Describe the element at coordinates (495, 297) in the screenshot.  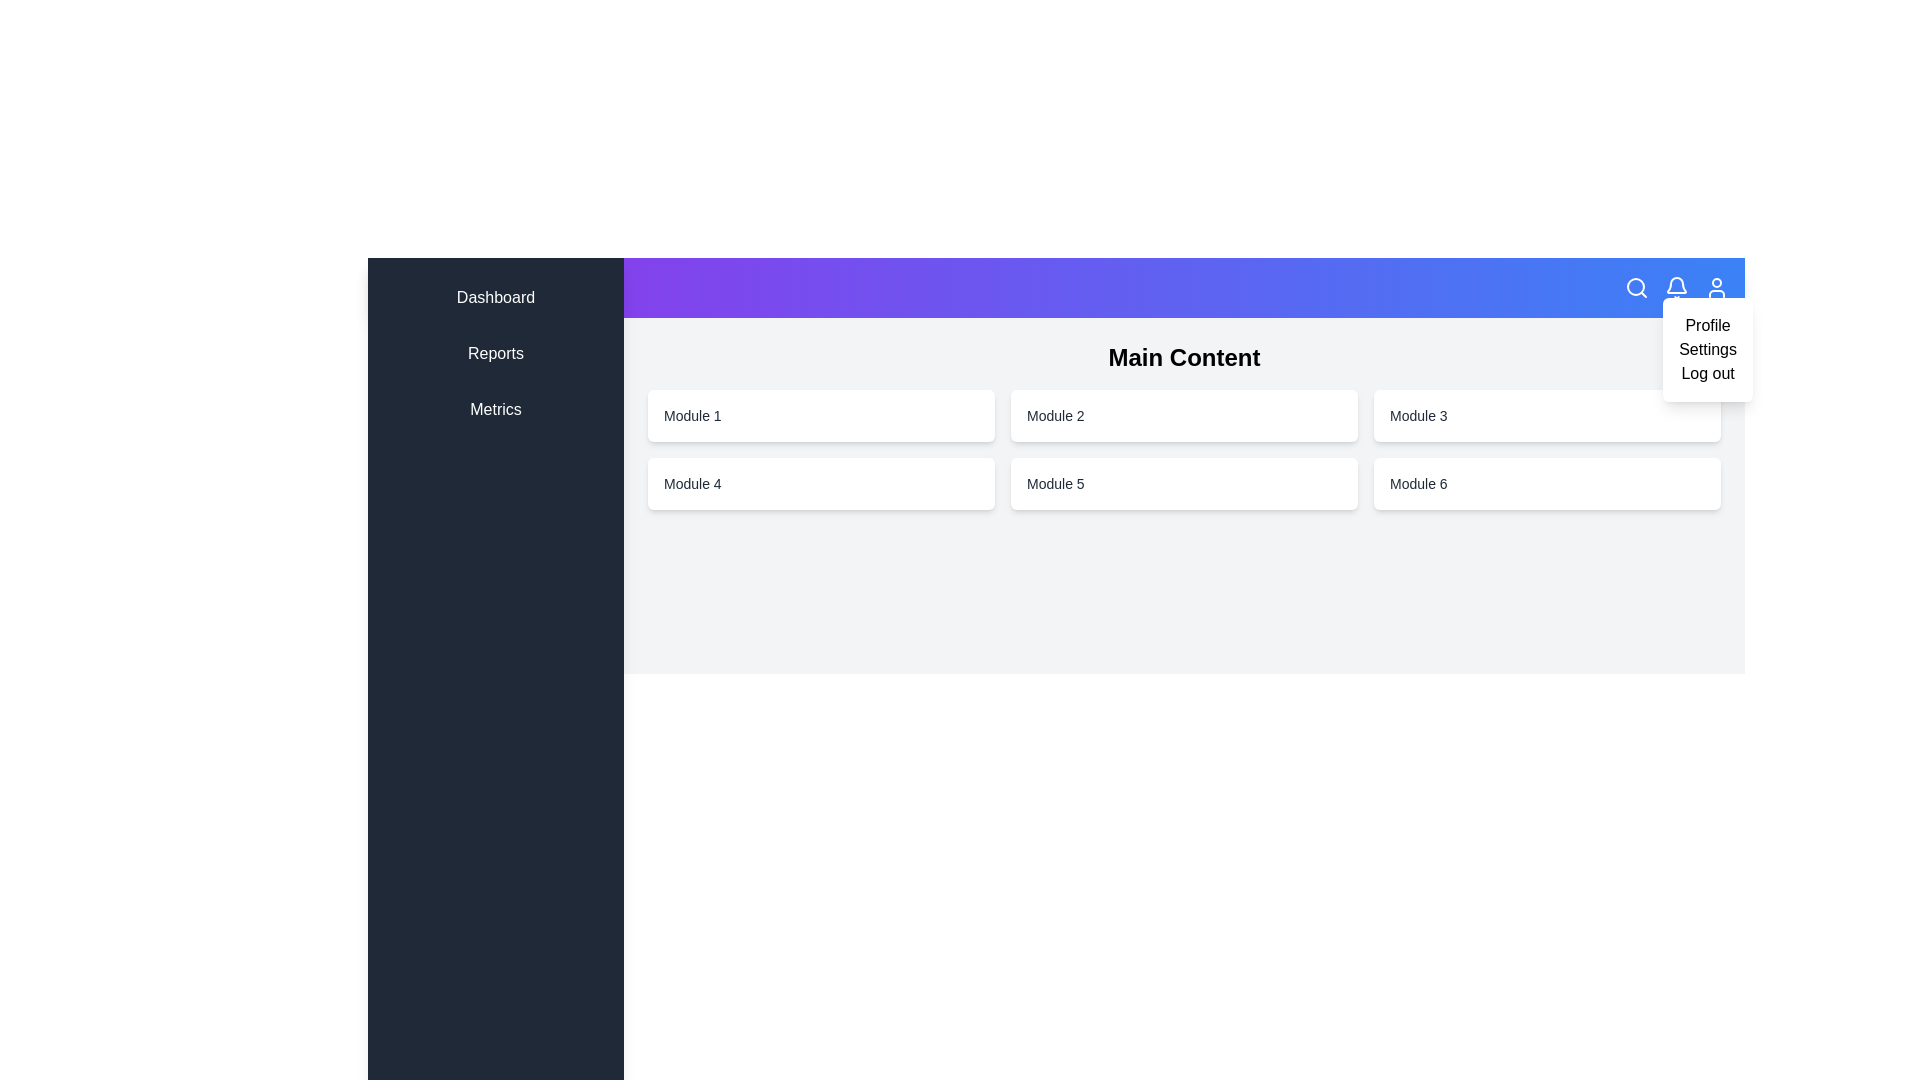
I see `the Navigation link located at the top of the sidebar, above the 'Reports' and 'Metrics' links, which redirects users to the dashboard view` at that location.